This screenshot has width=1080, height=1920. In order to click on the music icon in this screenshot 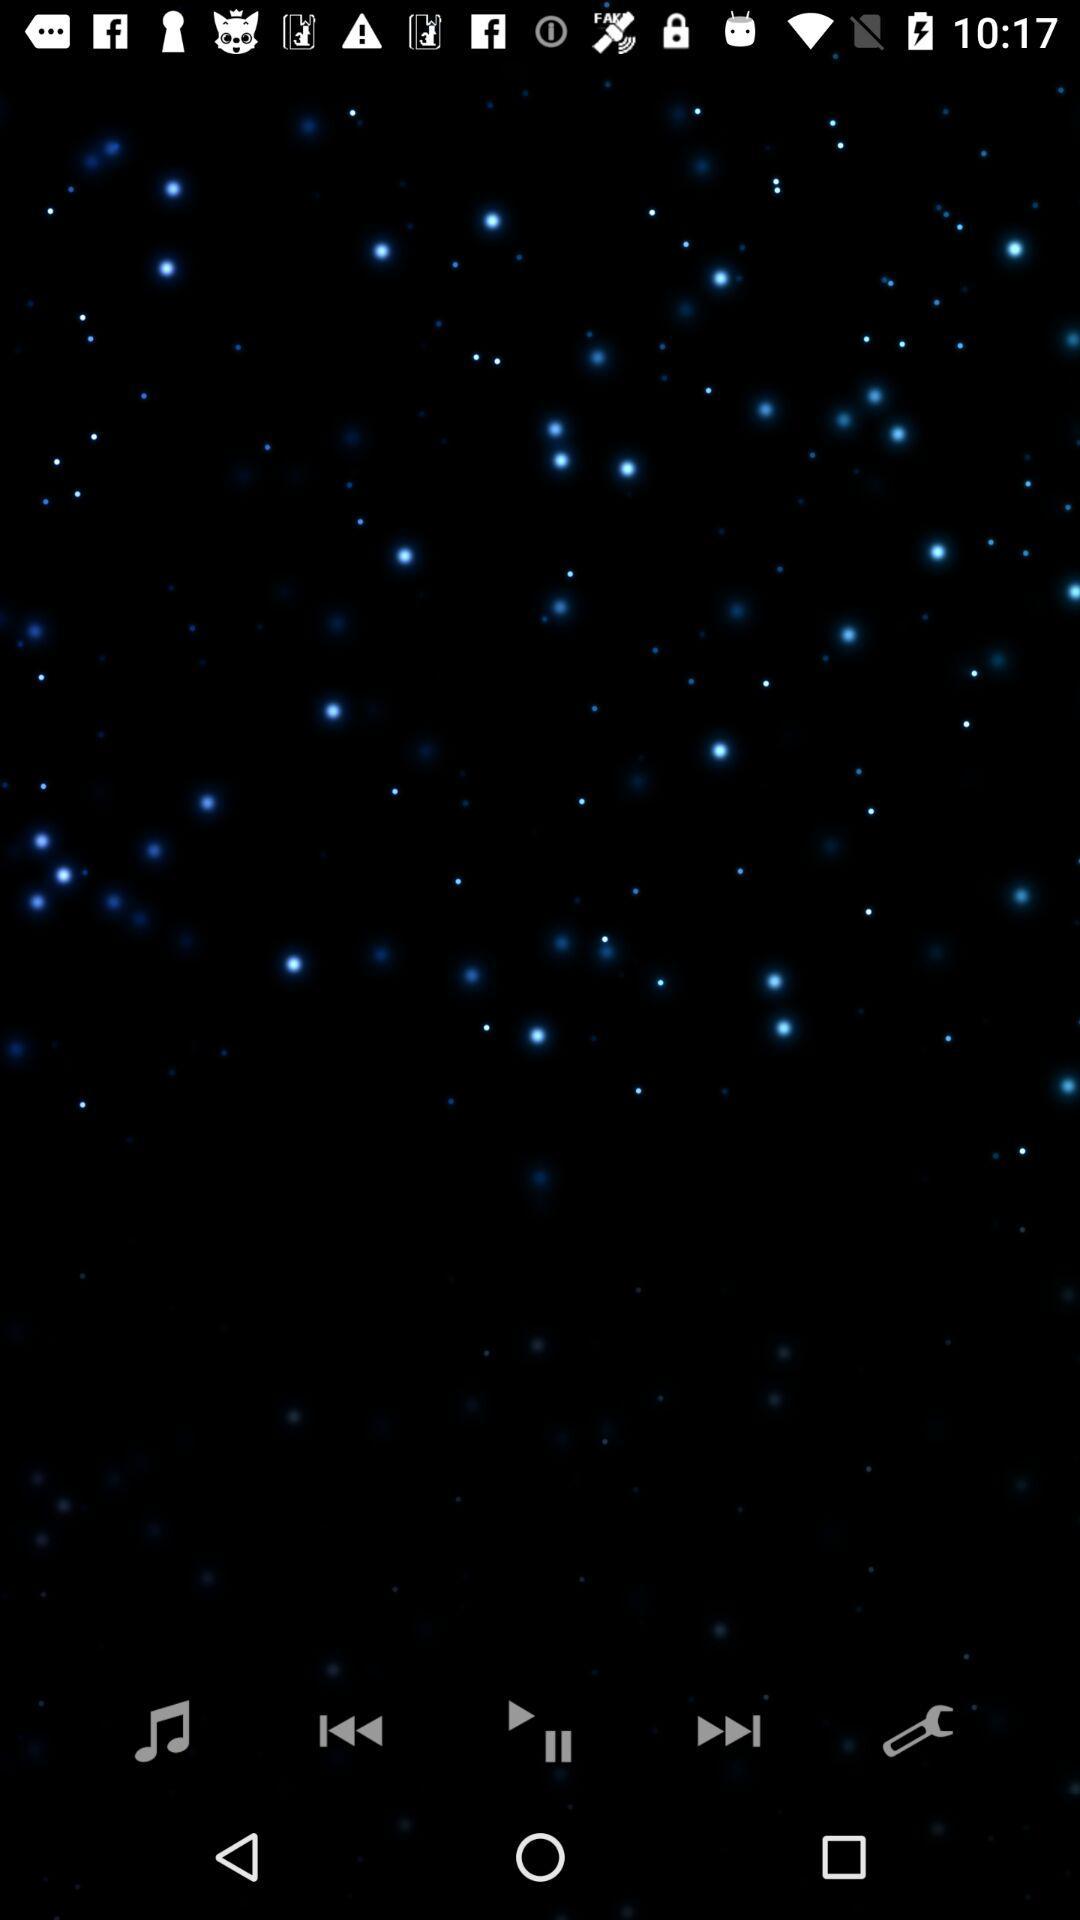, I will do `click(161, 1730)`.